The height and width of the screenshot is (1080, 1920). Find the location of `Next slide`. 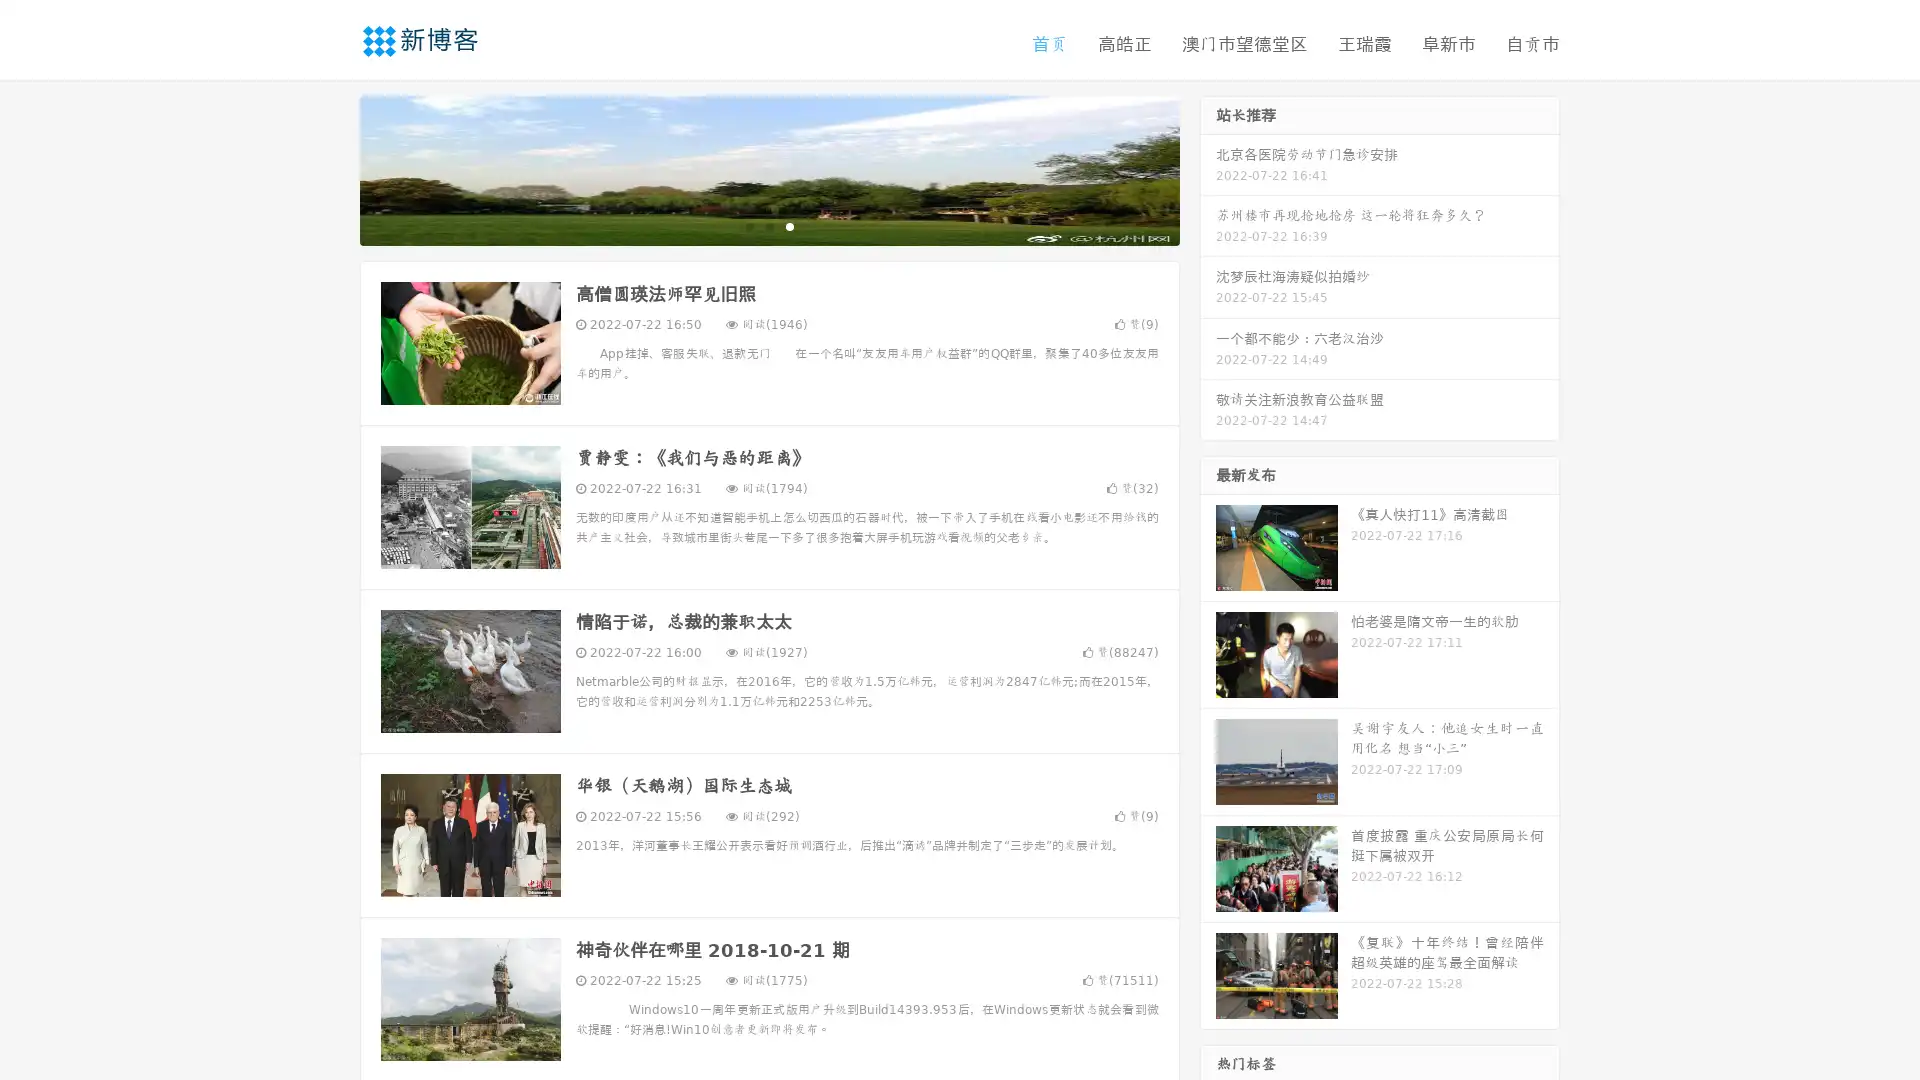

Next slide is located at coordinates (1208, 168).